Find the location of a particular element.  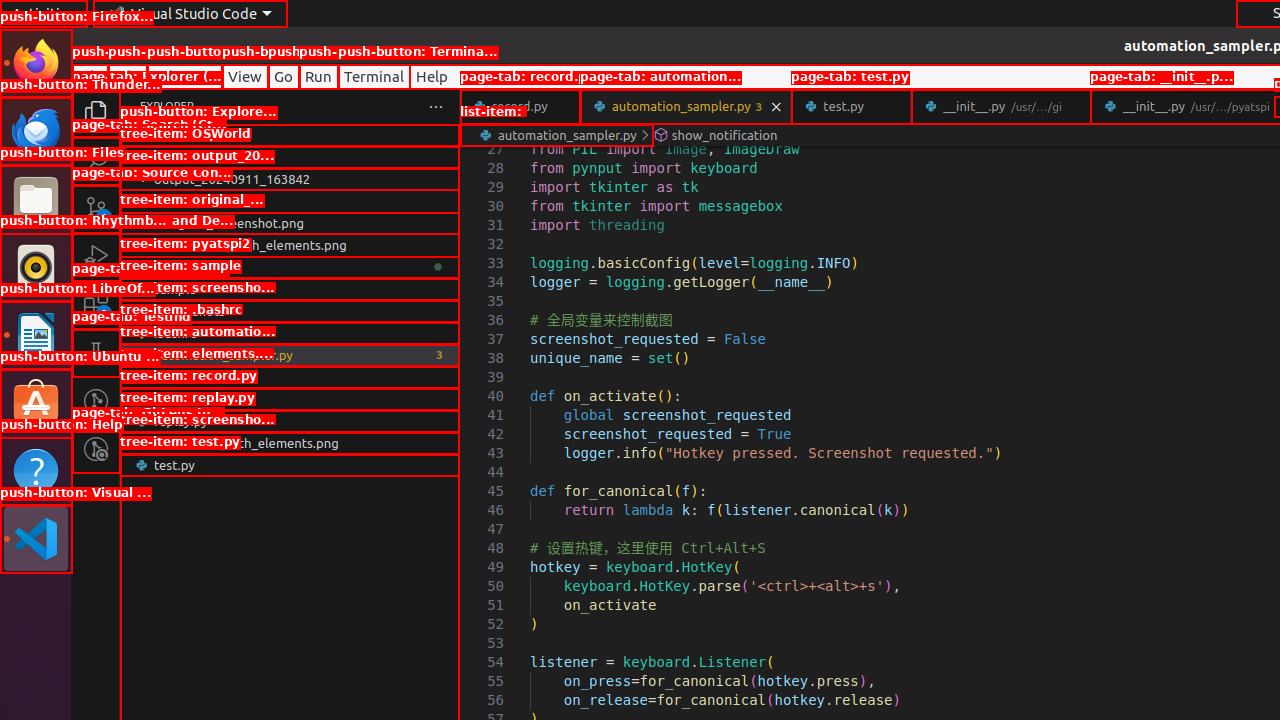

'Firefox Web Browser' is located at coordinates (35, 61).